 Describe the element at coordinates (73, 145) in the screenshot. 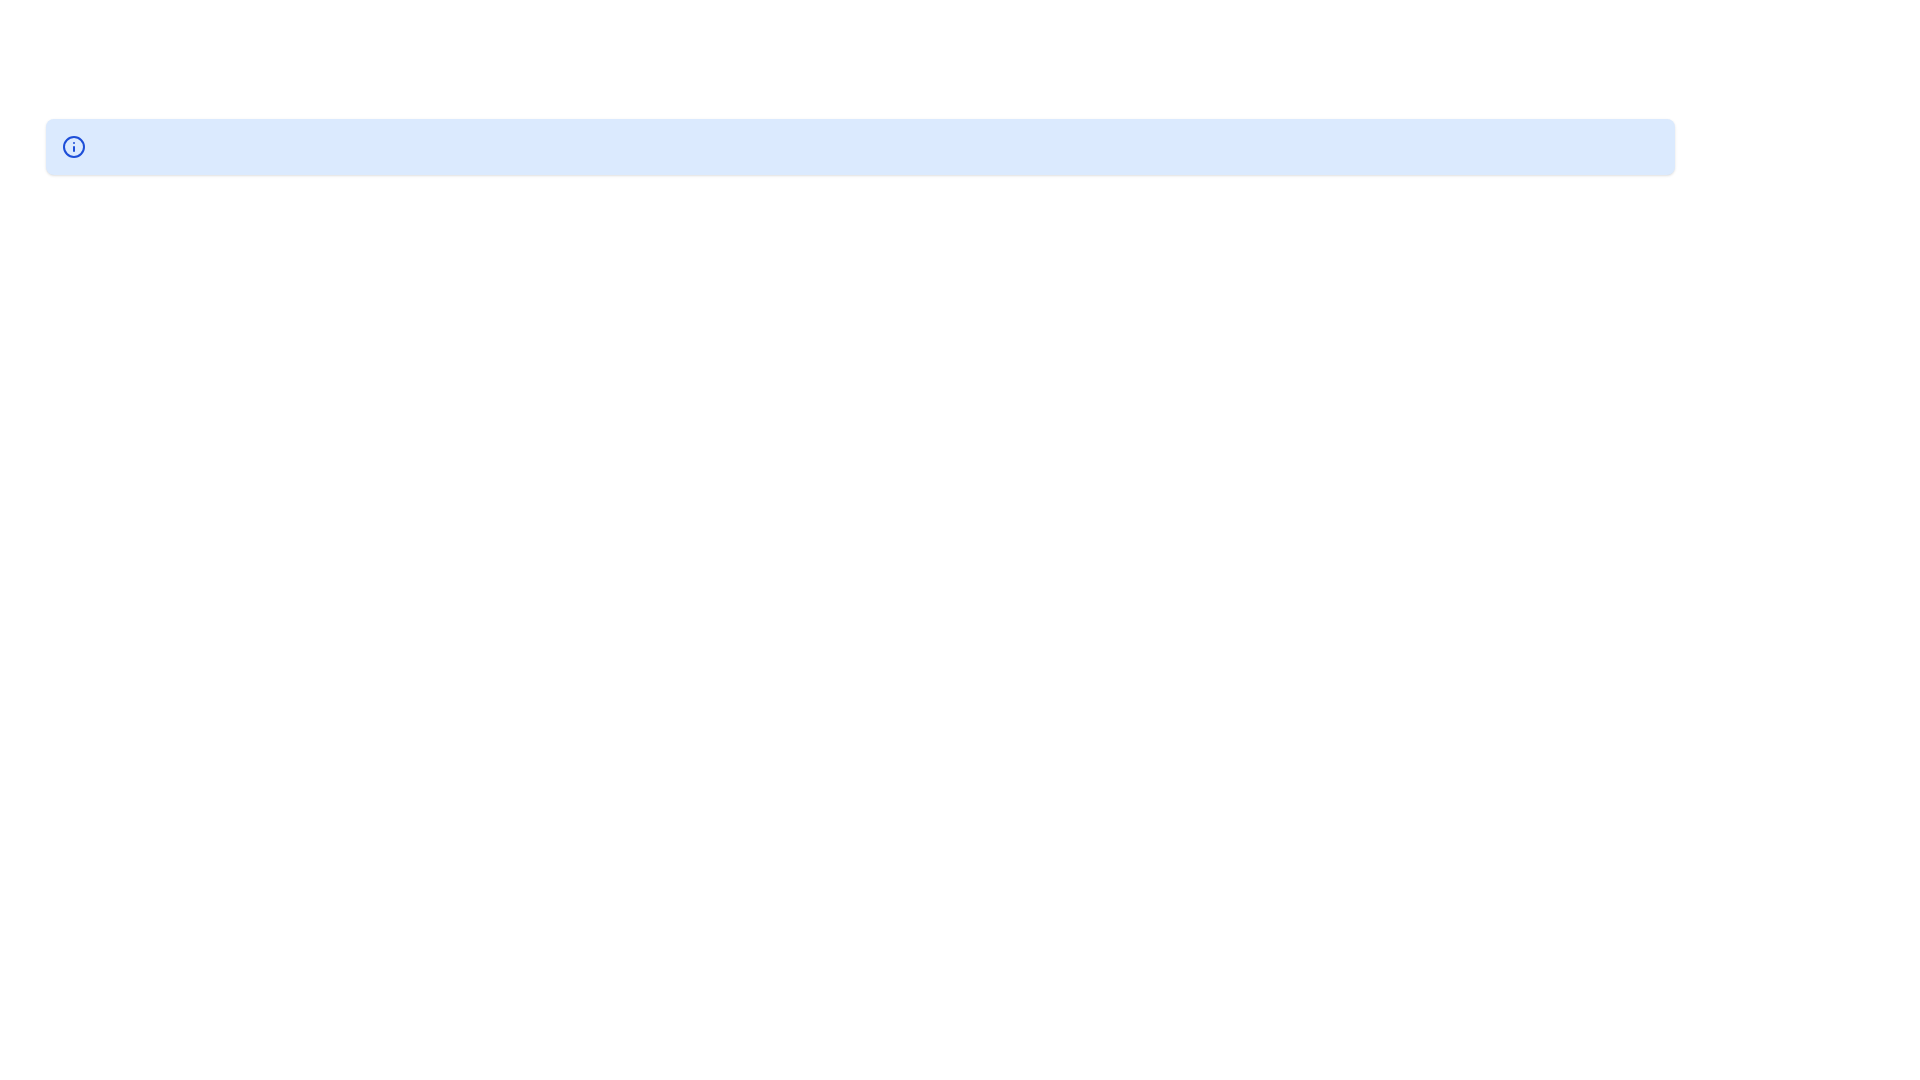

I see `the informational icon located towards the left side of the horizontal bar` at that location.